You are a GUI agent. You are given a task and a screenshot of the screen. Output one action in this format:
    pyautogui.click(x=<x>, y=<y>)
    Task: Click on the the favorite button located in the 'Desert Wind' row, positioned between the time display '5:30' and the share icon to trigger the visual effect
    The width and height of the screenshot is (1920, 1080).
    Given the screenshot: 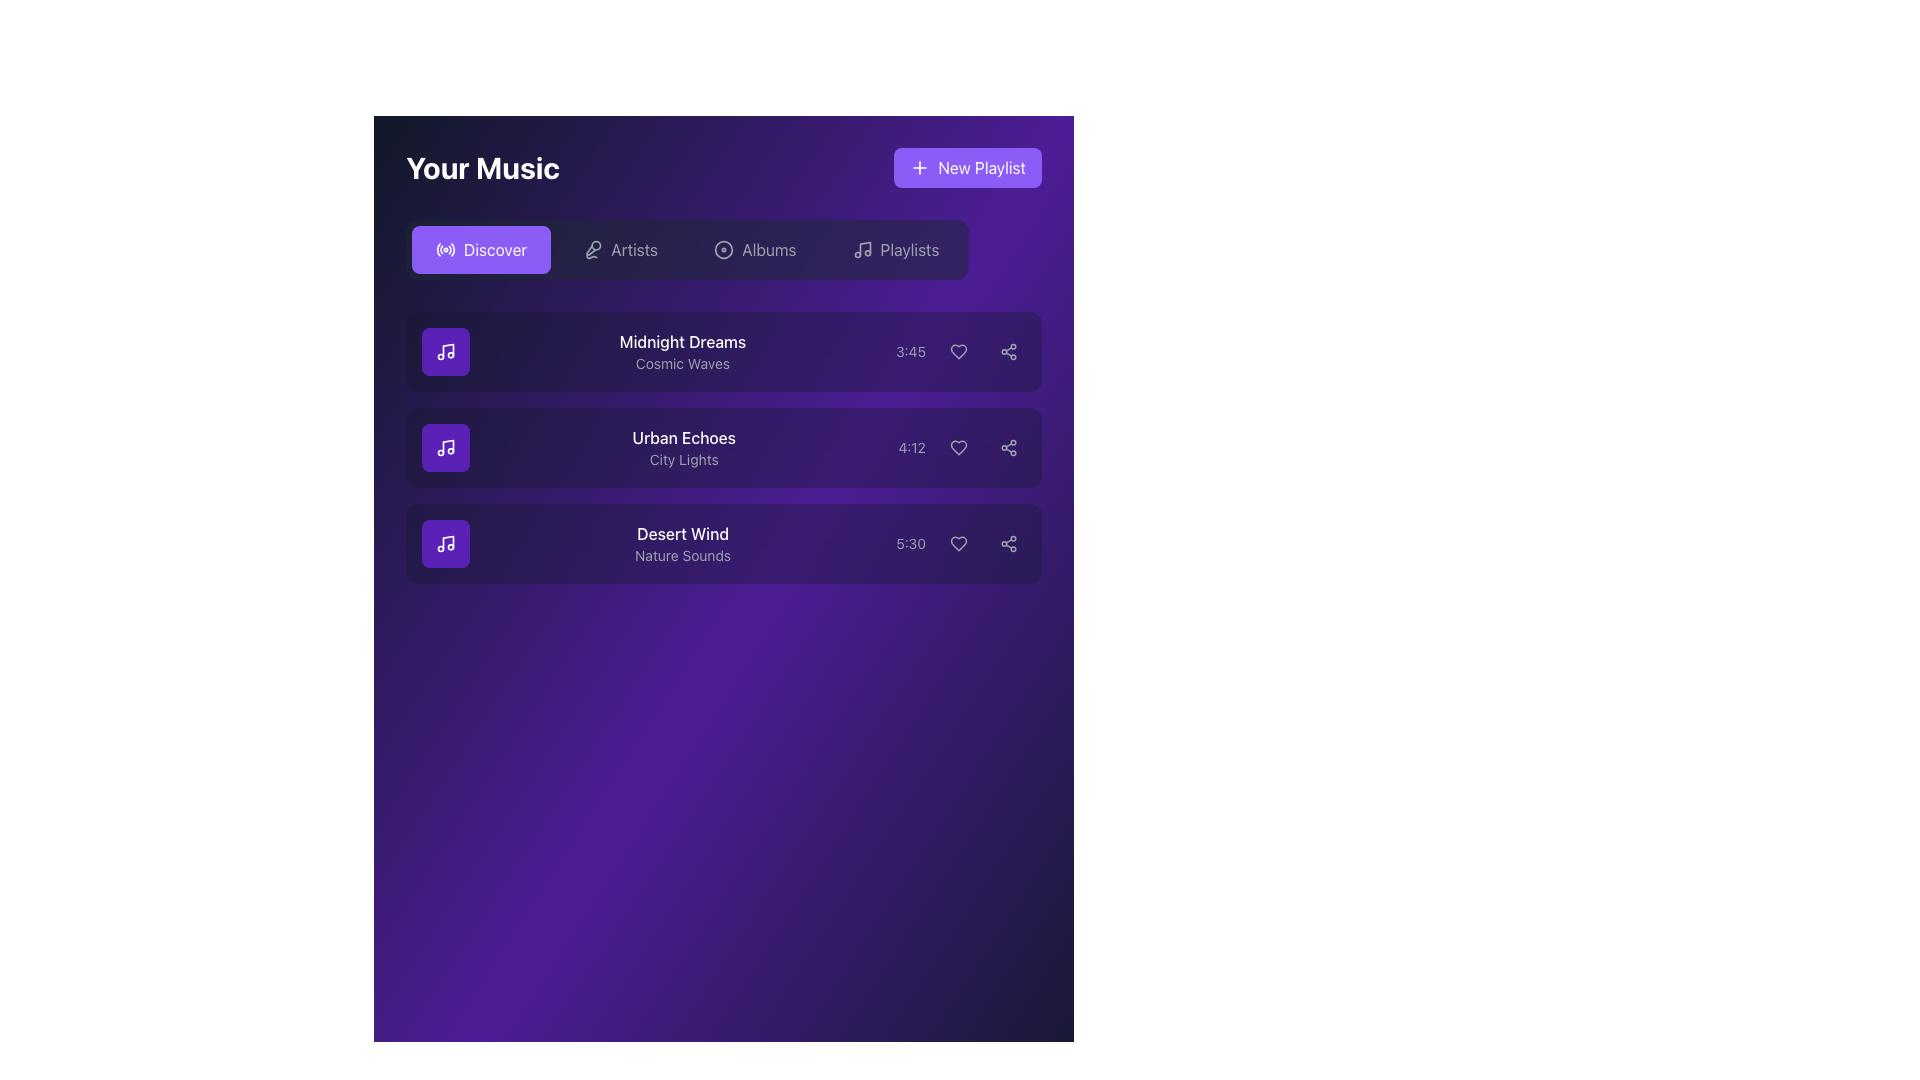 What is the action you would take?
    pyautogui.click(x=958, y=543)
    